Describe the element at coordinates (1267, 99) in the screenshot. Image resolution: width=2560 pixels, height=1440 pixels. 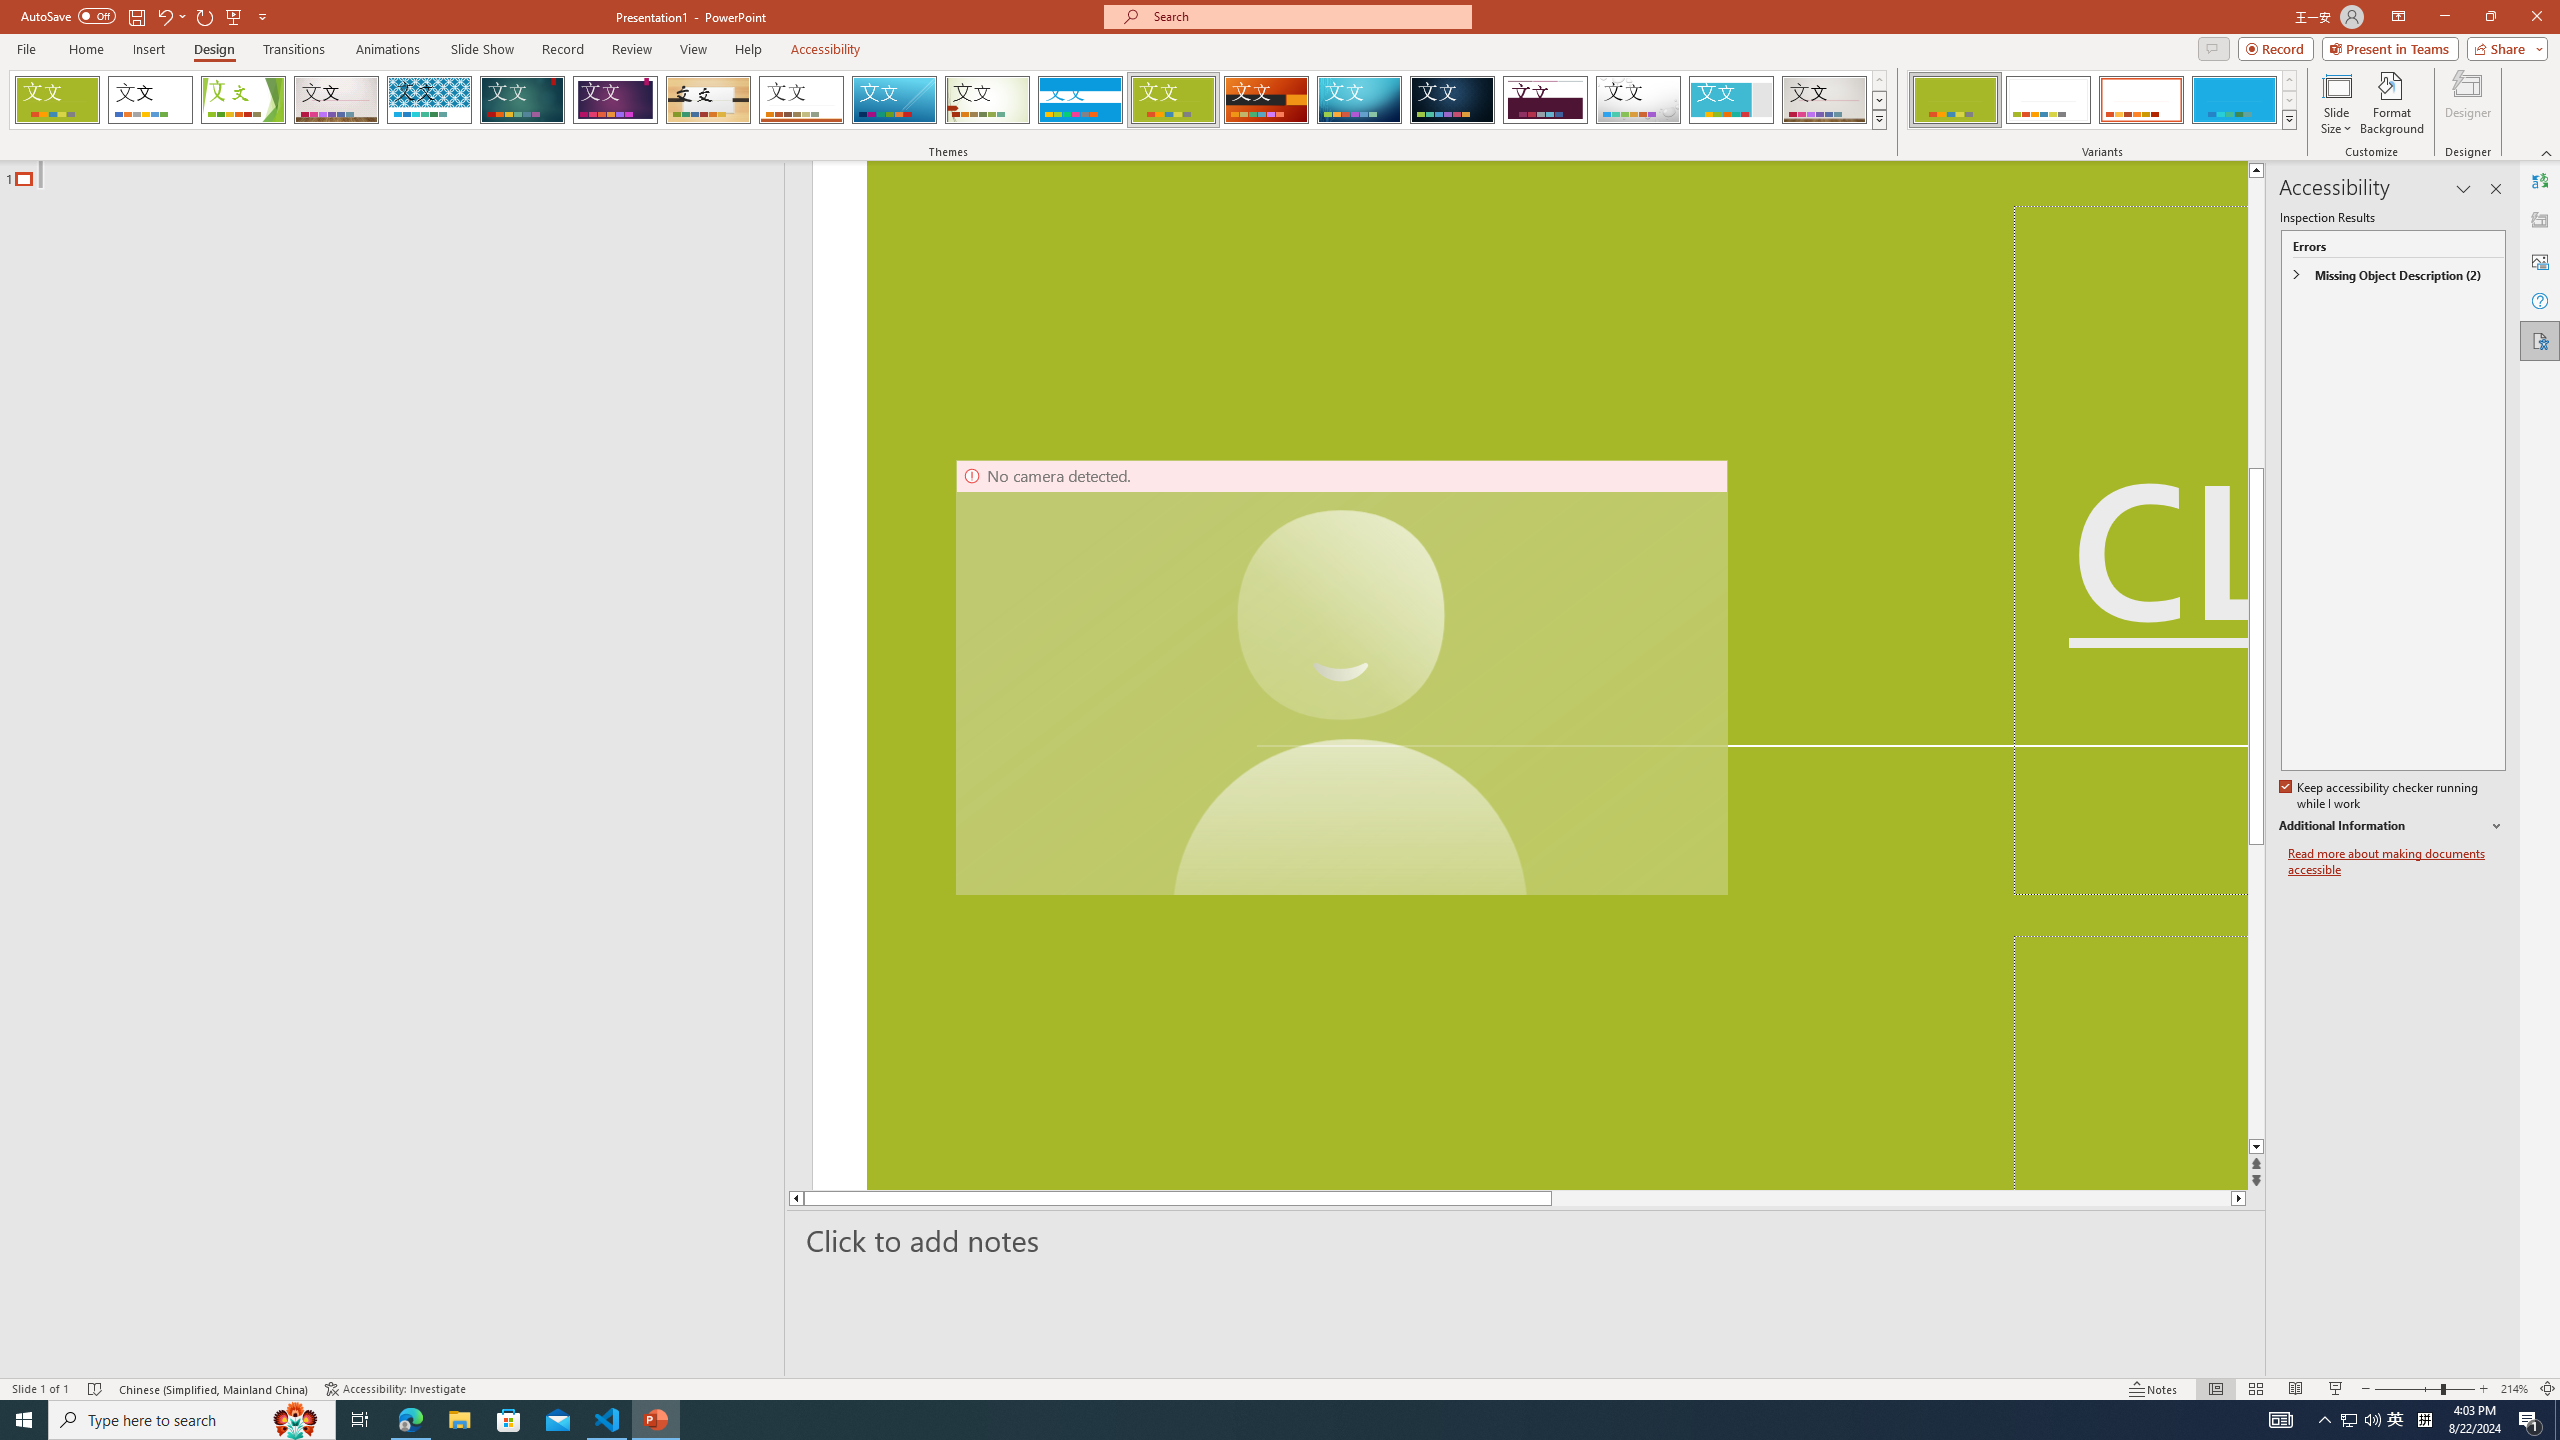
I see `'Berlin'` at that location.